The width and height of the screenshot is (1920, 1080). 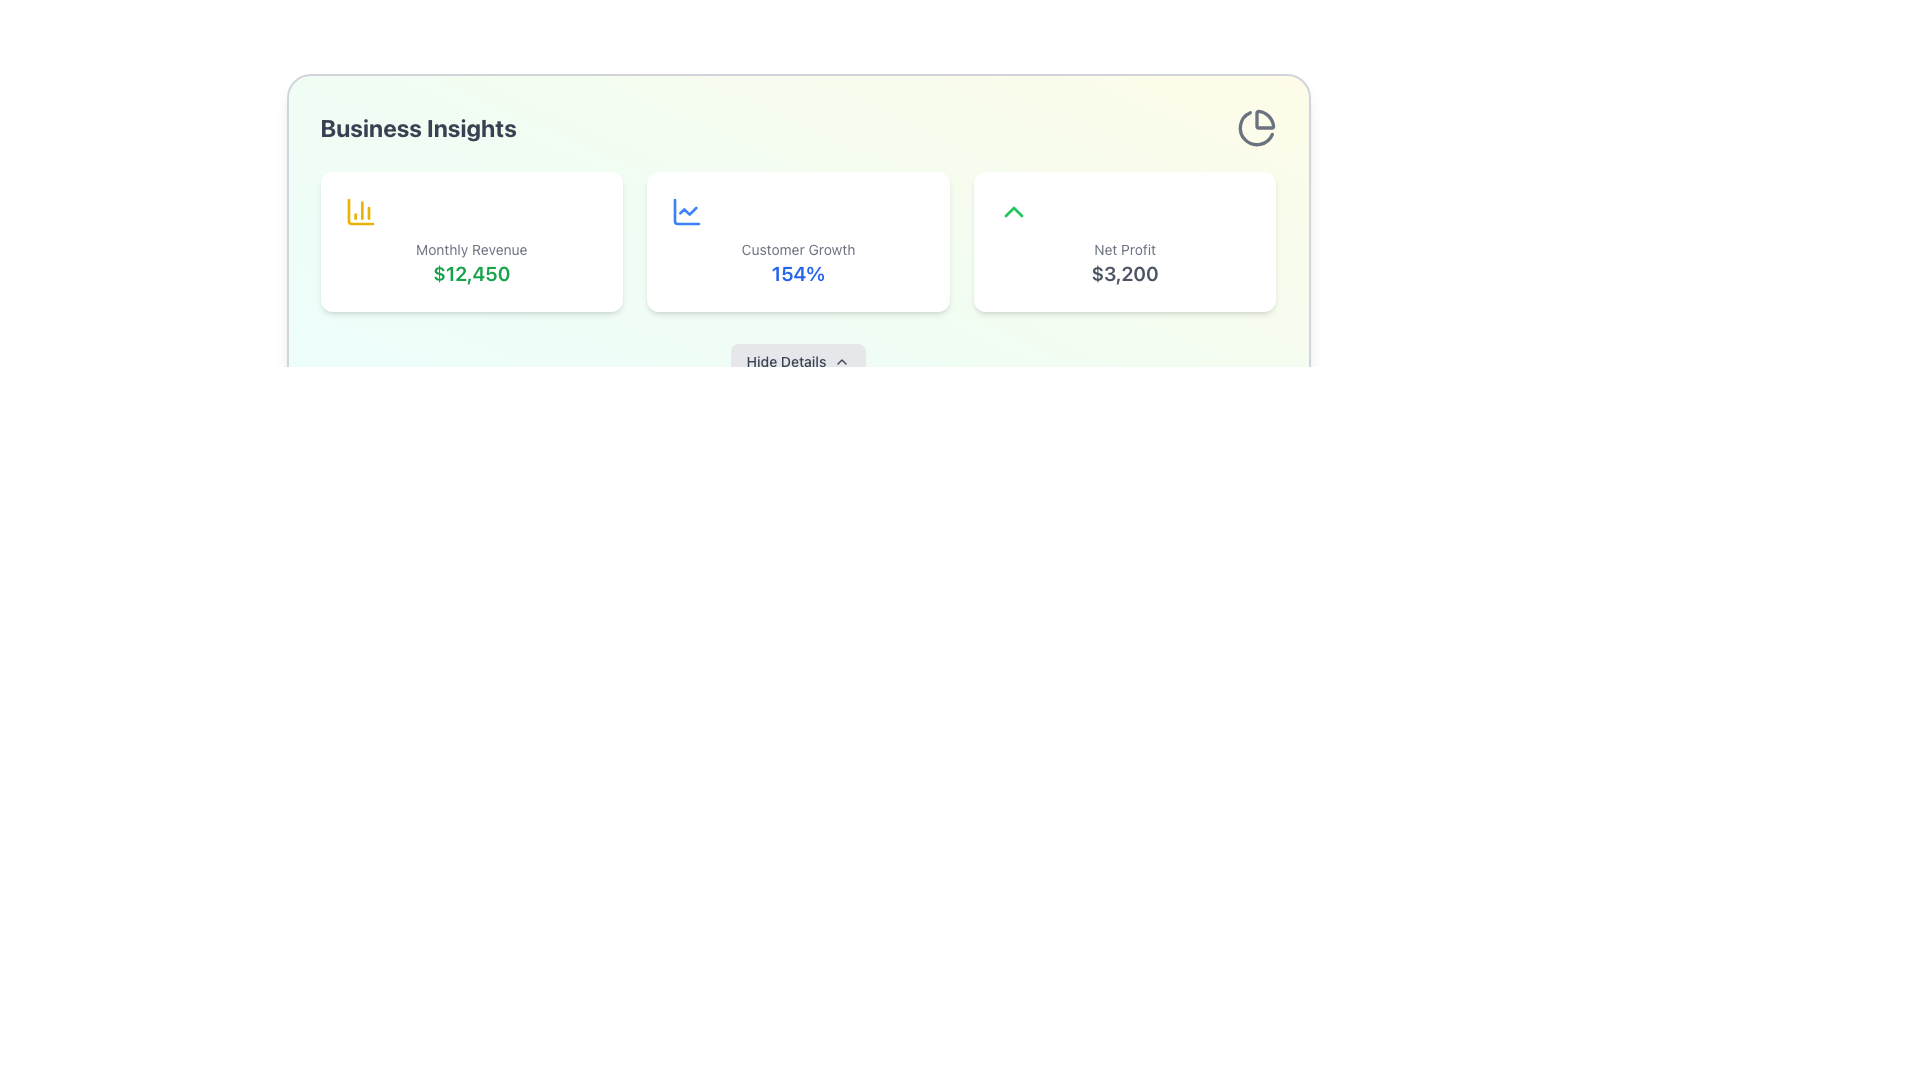 What do you see at coordinates (1013, 212) in the screenshot?
I see `the upward-pointing green chevron icon located at the top middle position of the interface, which is near the 'Hide Details' button` at bounding box center [1013, 212].